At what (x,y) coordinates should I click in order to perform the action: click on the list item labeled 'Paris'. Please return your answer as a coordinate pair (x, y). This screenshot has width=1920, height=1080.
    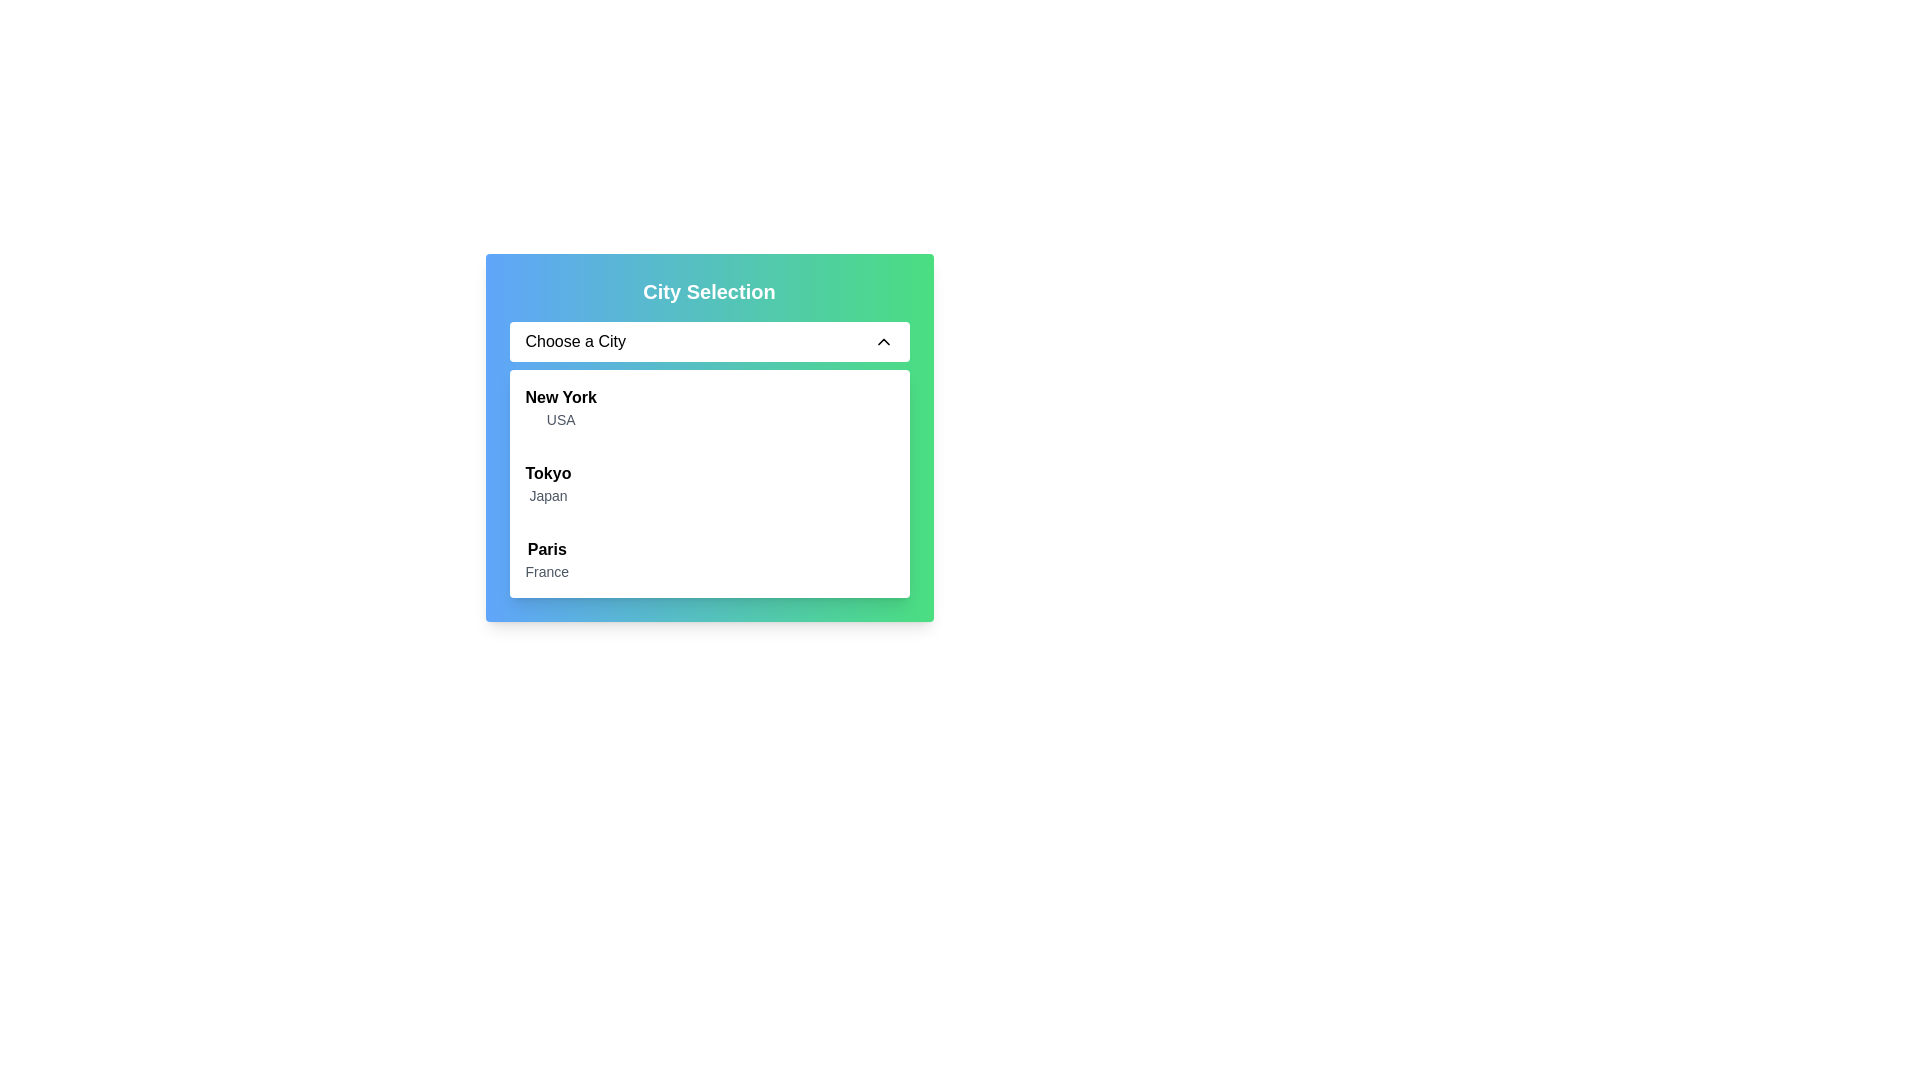
    Looking at the image, I should click on (709, 559).